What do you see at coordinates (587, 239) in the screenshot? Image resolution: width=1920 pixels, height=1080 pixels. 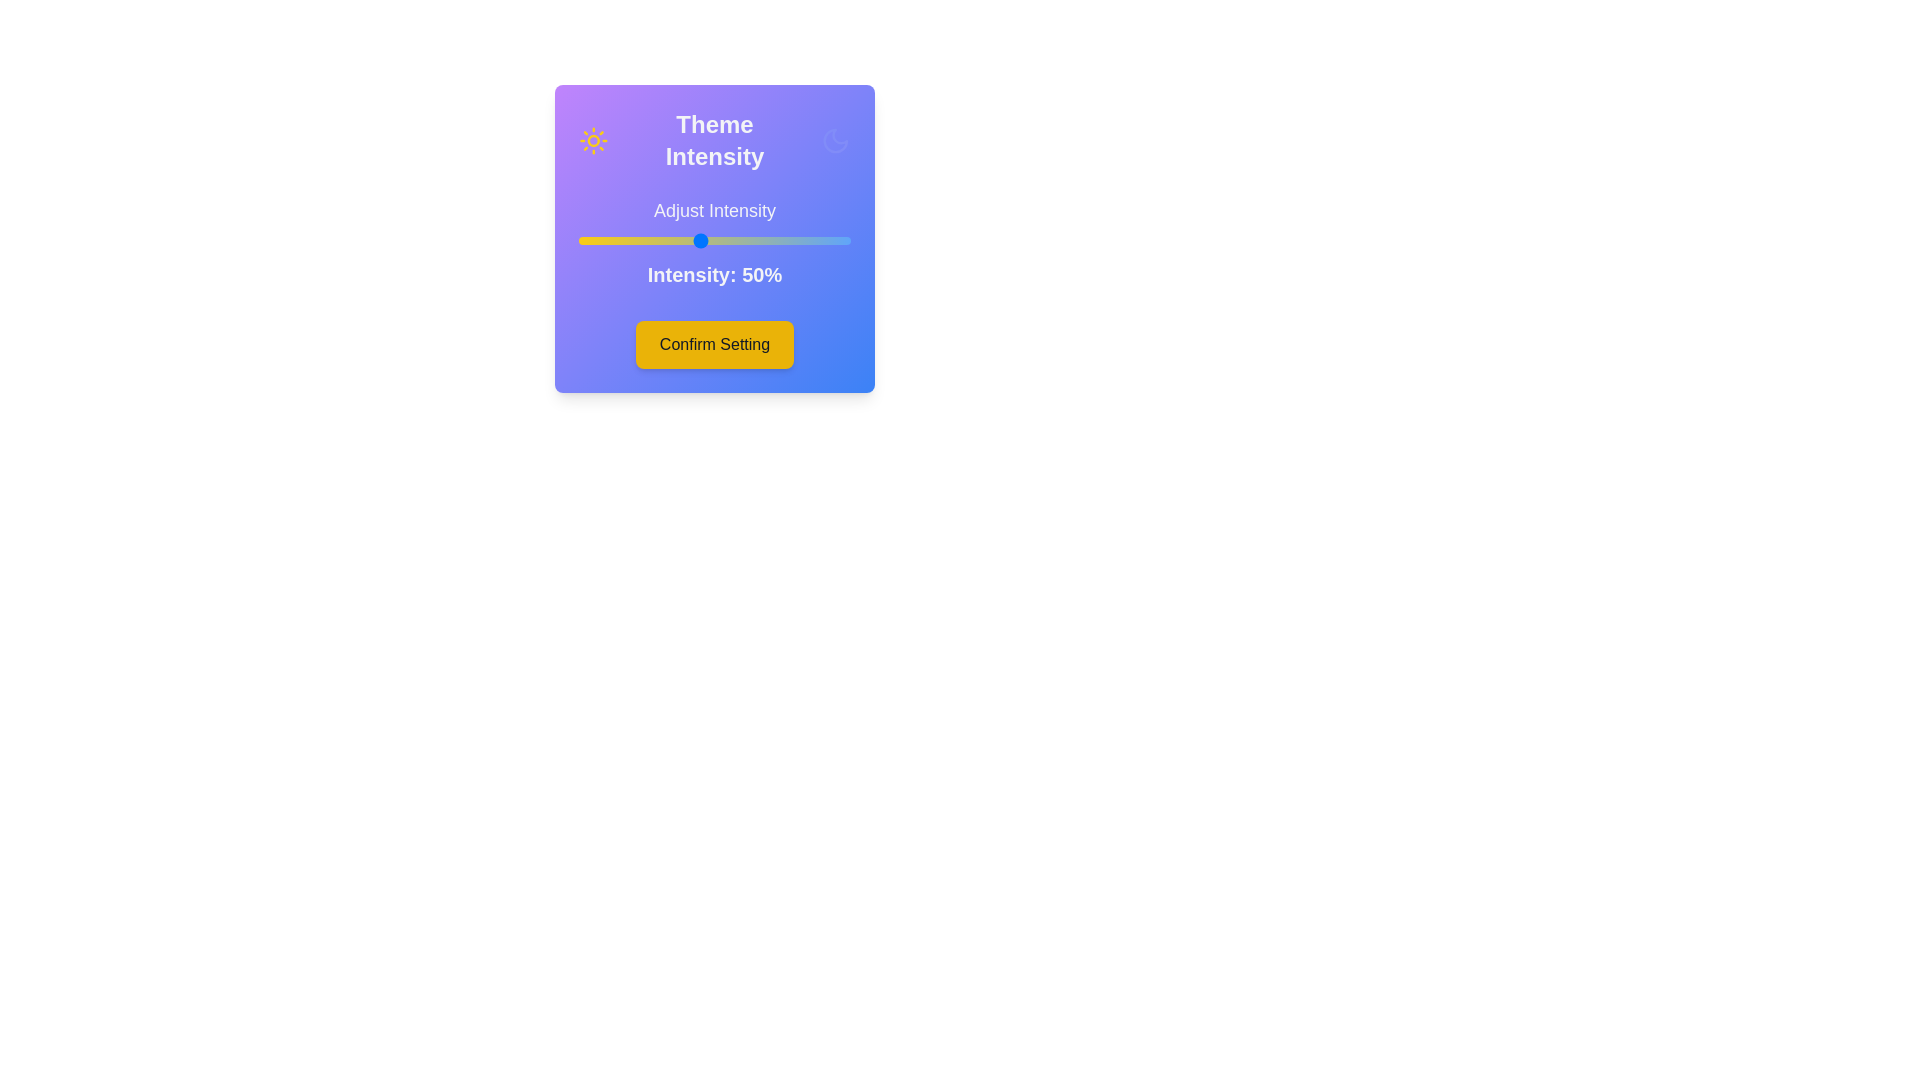 I see `the intensity slider to 13%` at bounding box center [587, 239].